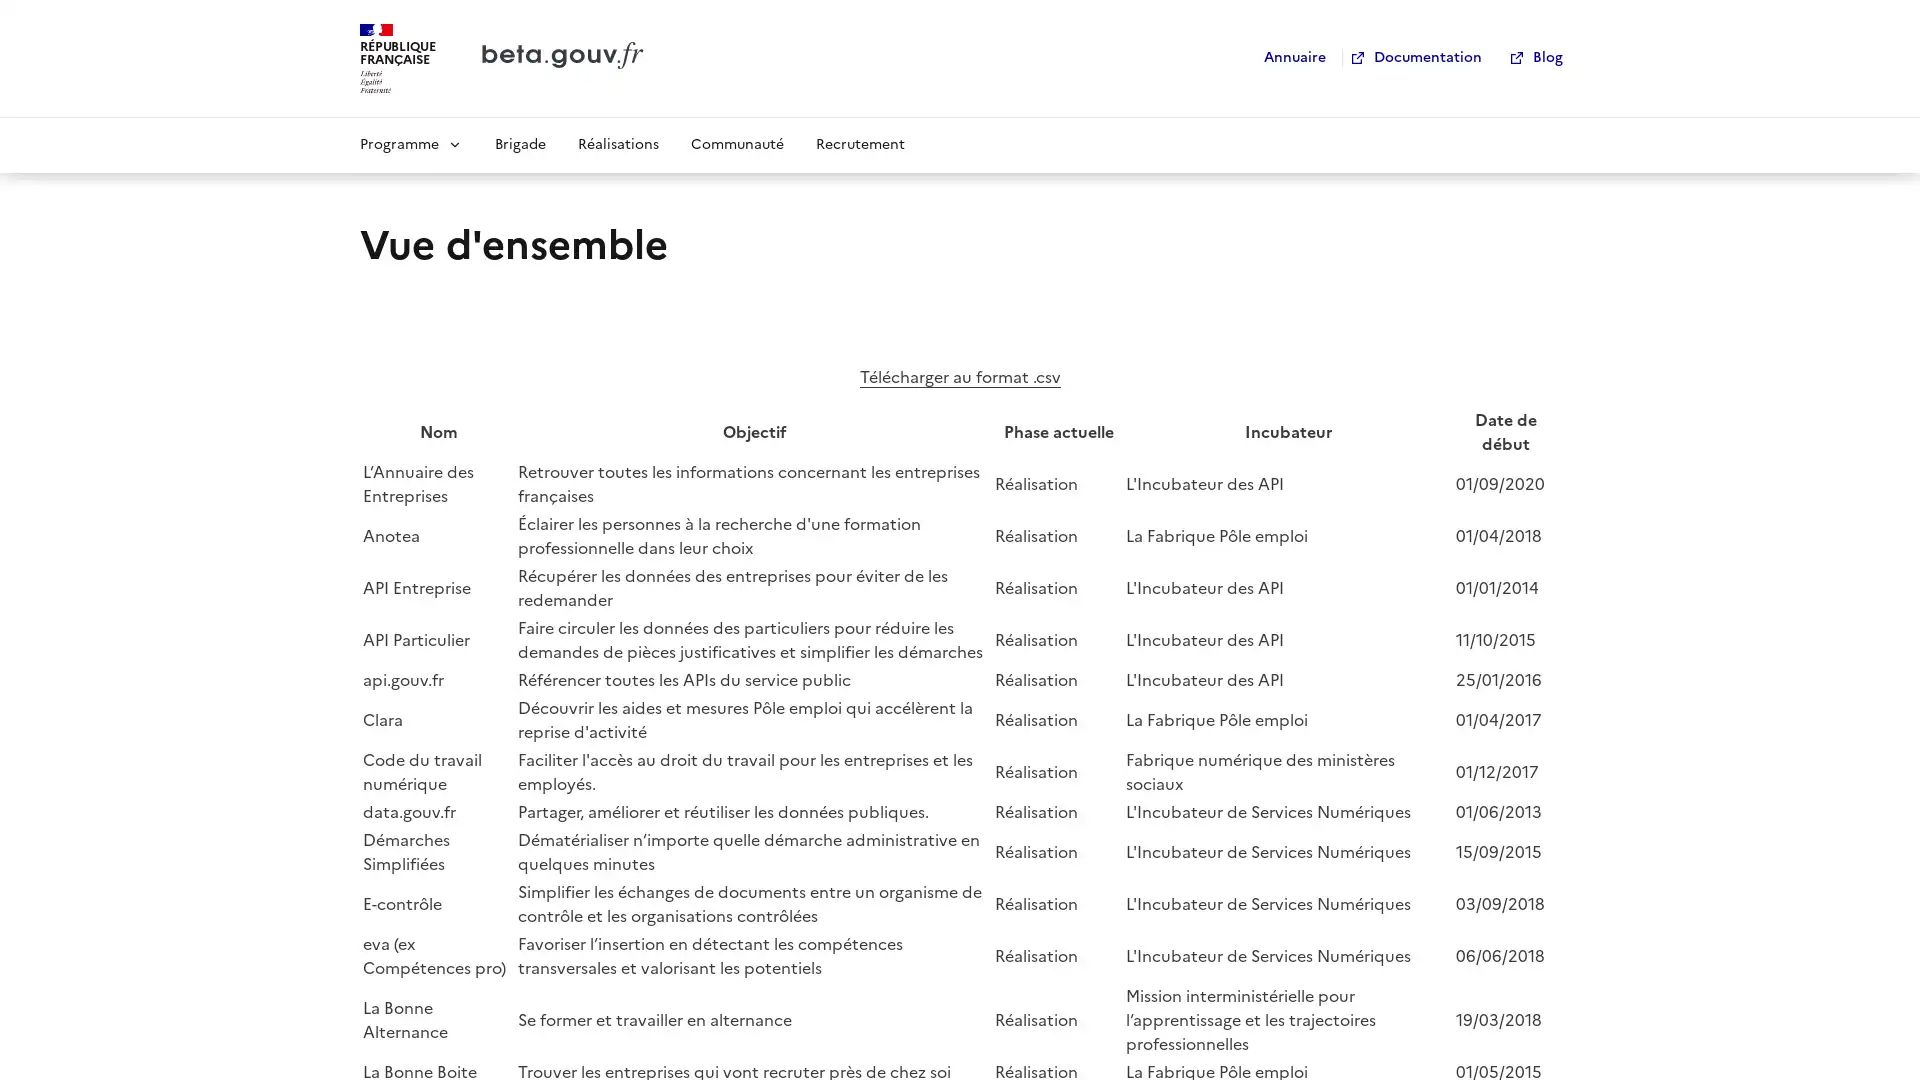  What do you see at coordinates (410, 142) in the screenshot?
I see `Programme` at bounding box center [410, 142].